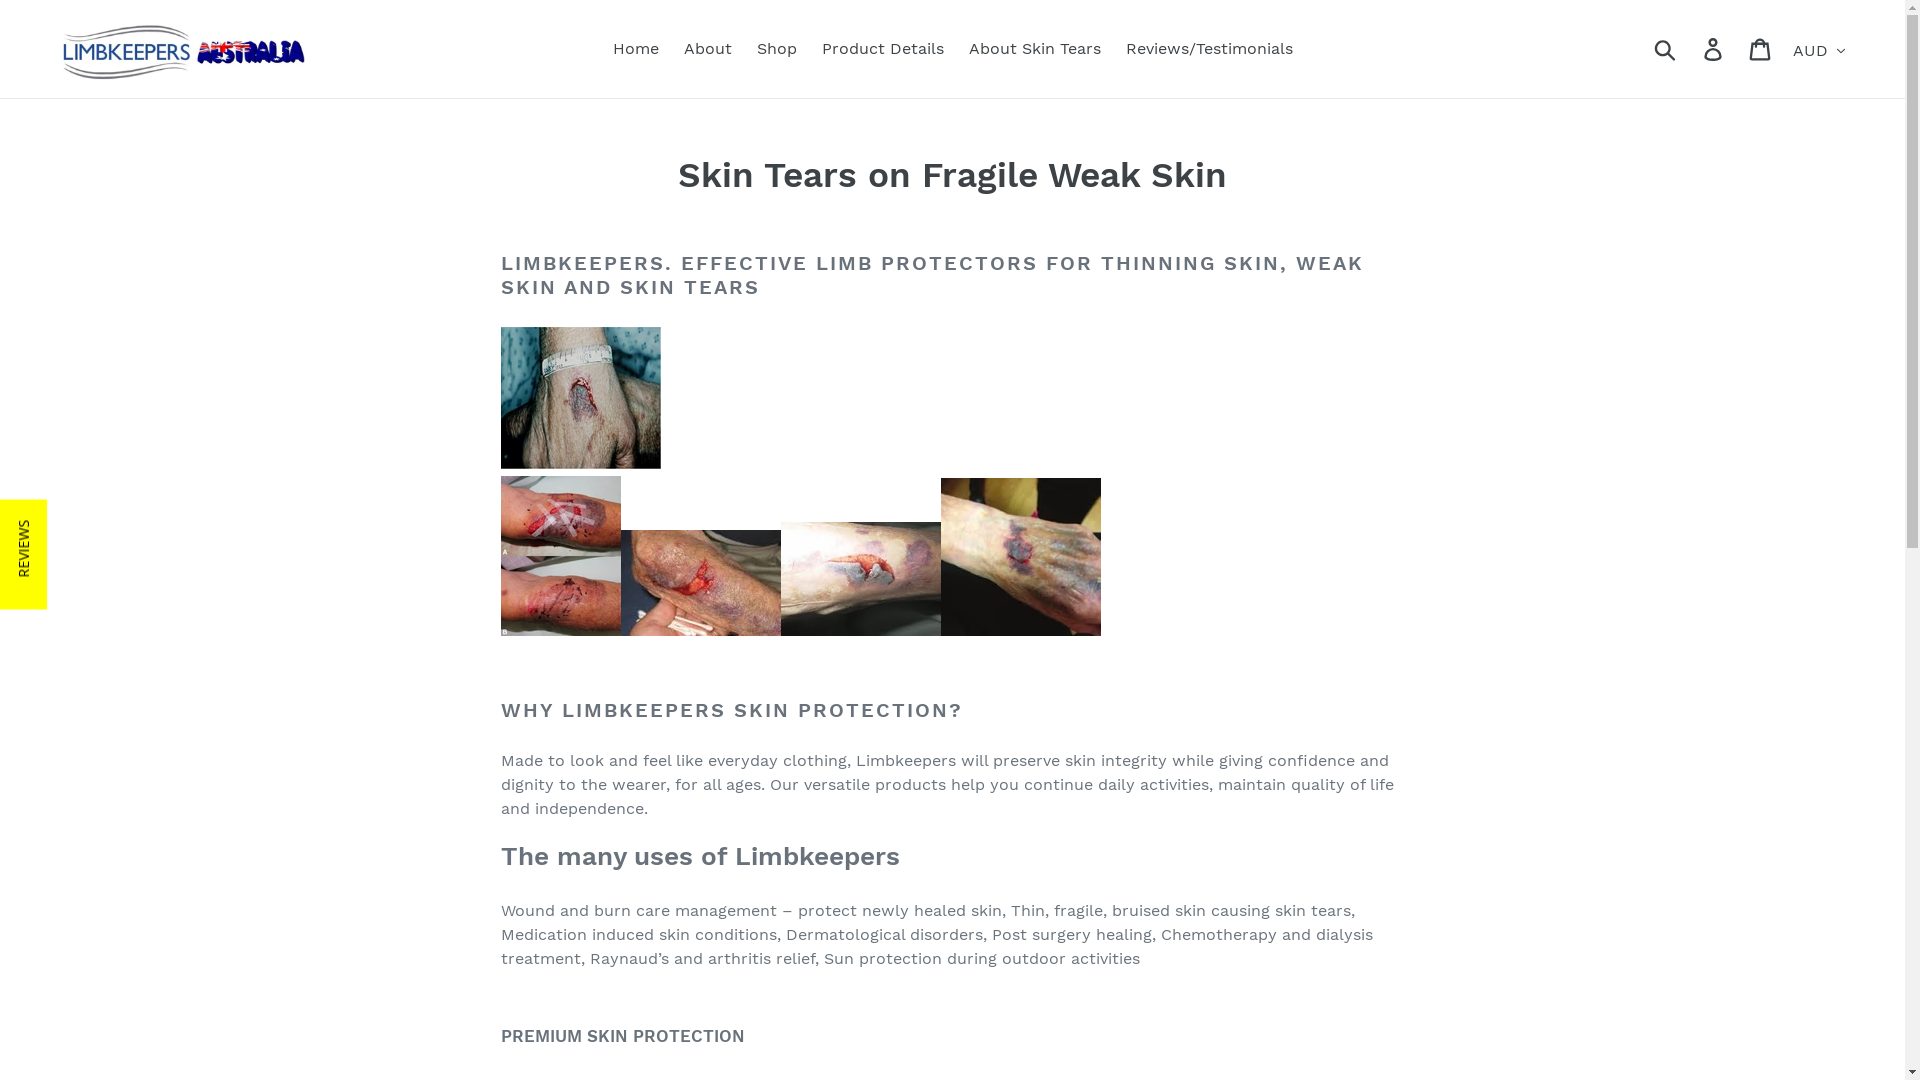  Describe the element at coordinates (1666, 48) in the screenshot. I see `'Submit'` at that location.